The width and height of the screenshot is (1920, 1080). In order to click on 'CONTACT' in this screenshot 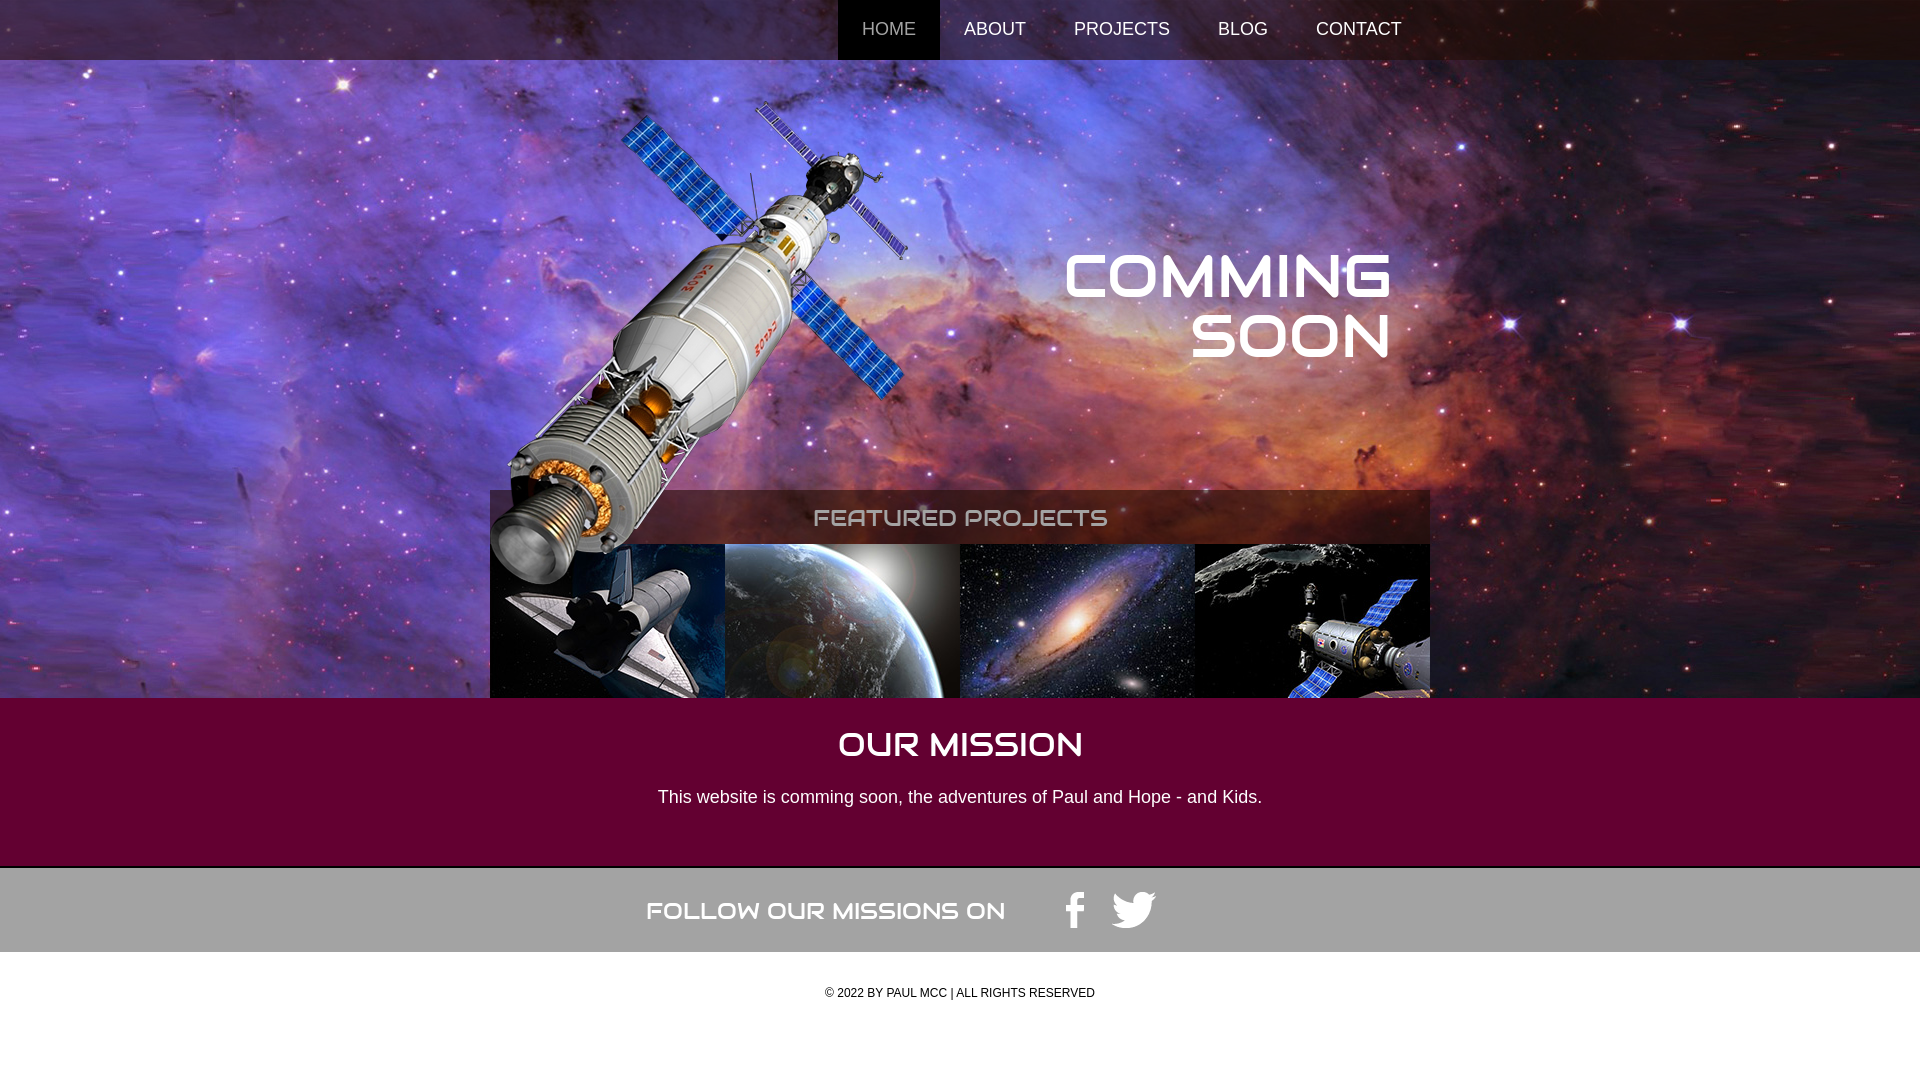, I will do `click(1358, 30)`.